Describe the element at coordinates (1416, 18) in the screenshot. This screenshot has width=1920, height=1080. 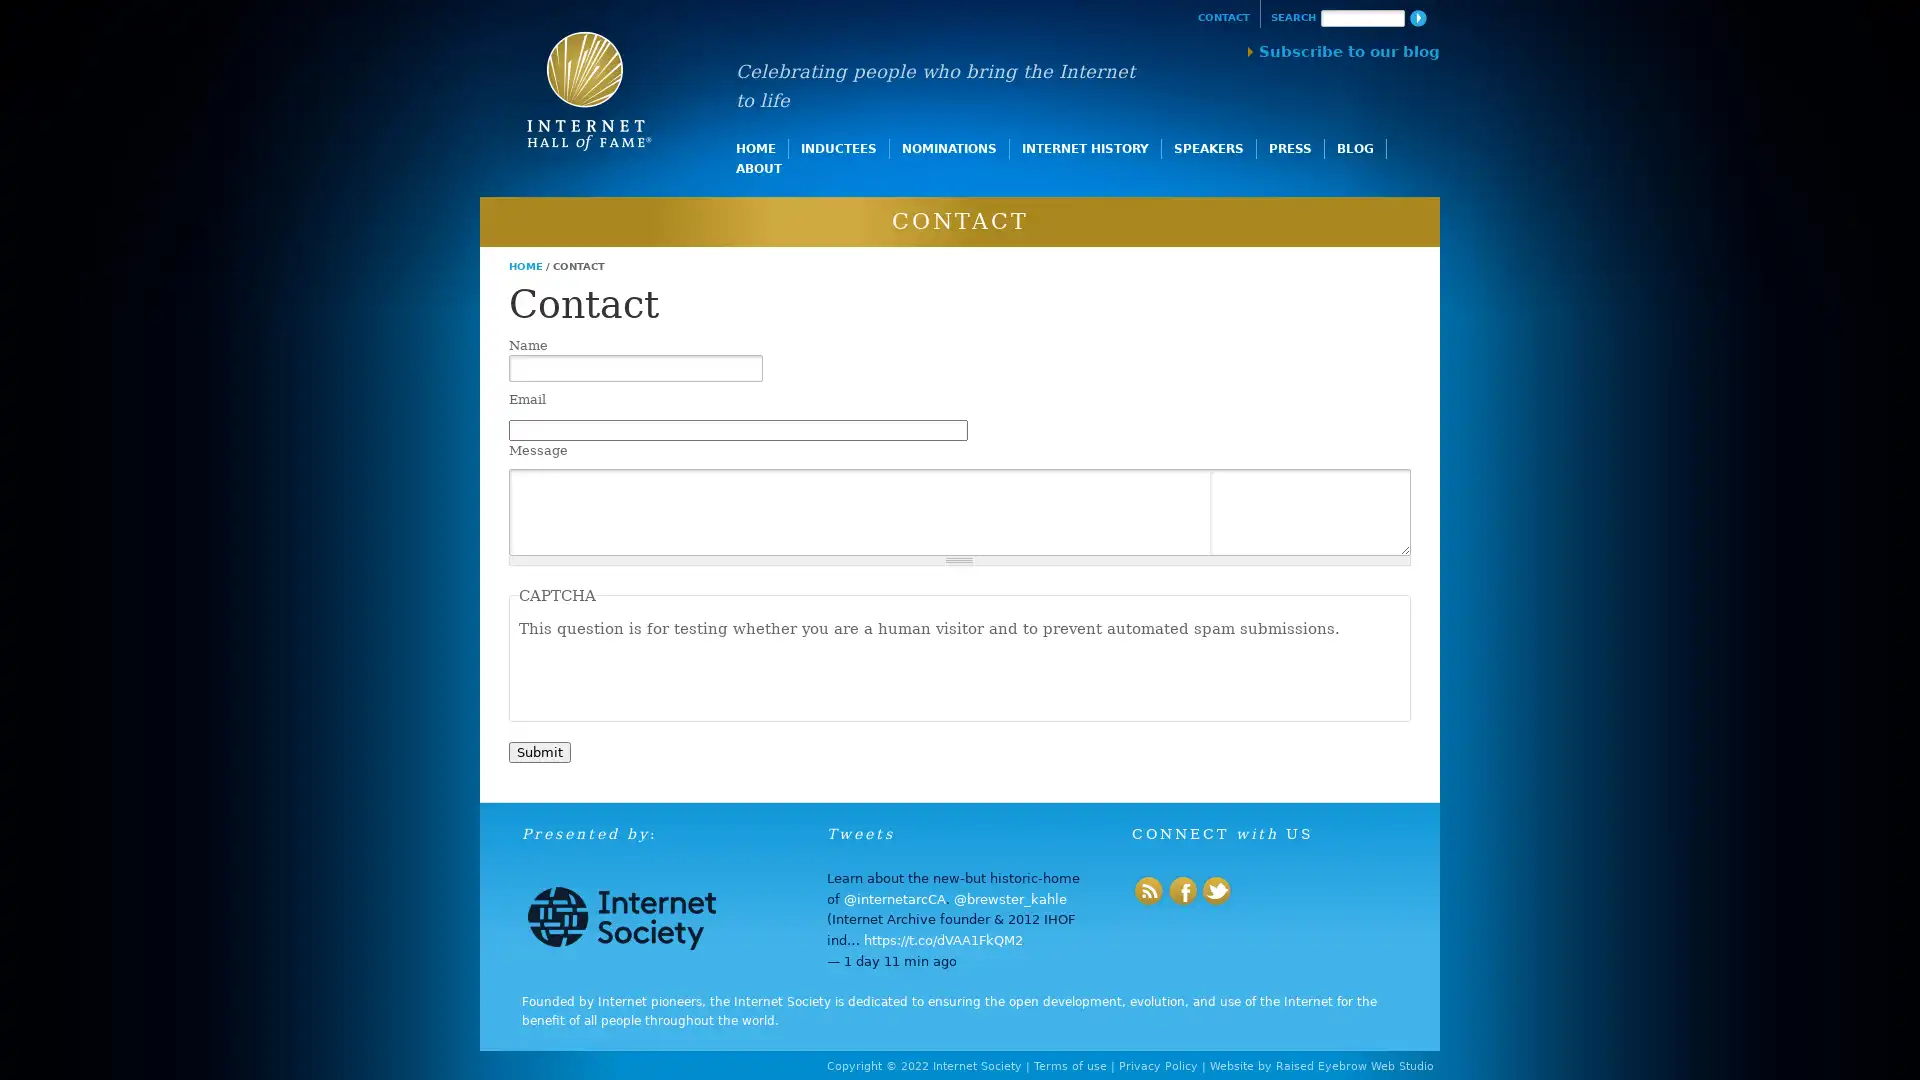
I see `Search` at that location.